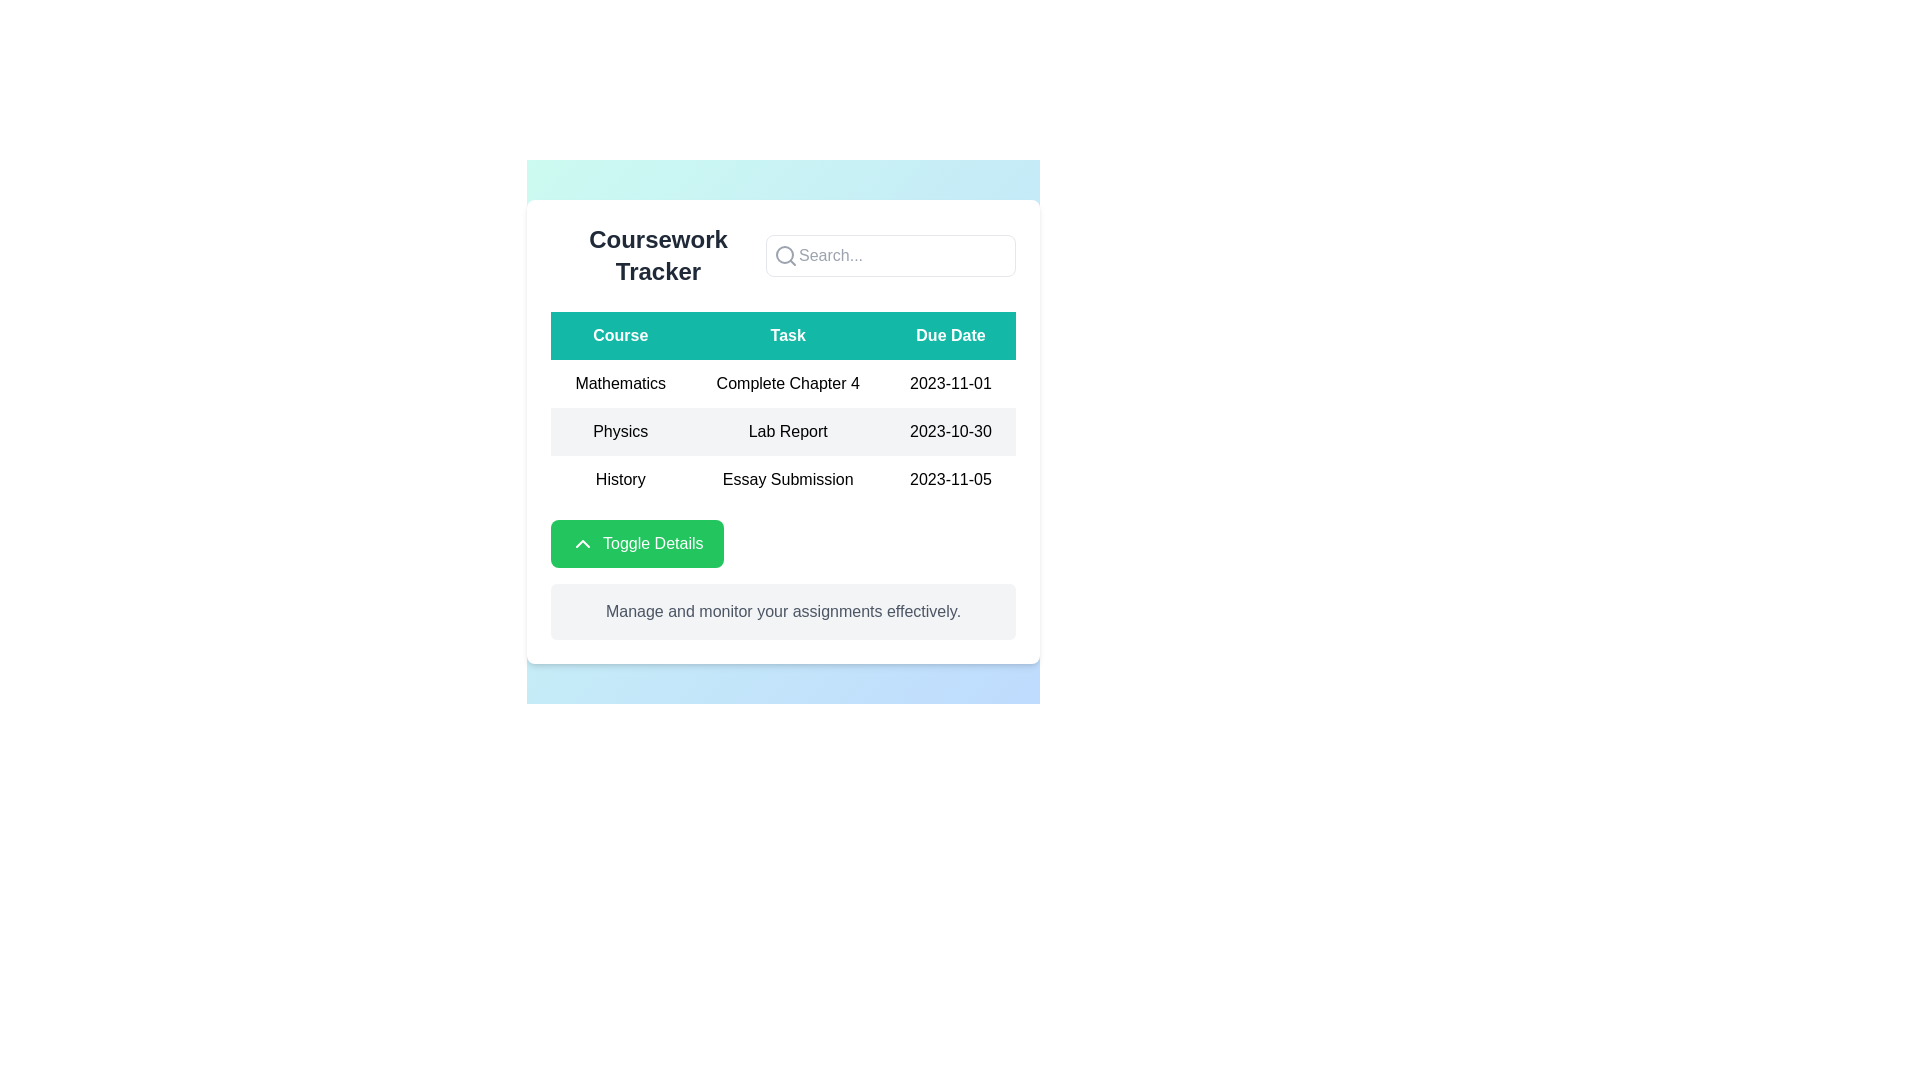  What do you see at coordinates (949, 431) in the screenshot?
I see `the static text element displaying the date '2023-10-30', located in the third column of the second row of the table under the 'Due Date' column` at bounding box center [949, 431].